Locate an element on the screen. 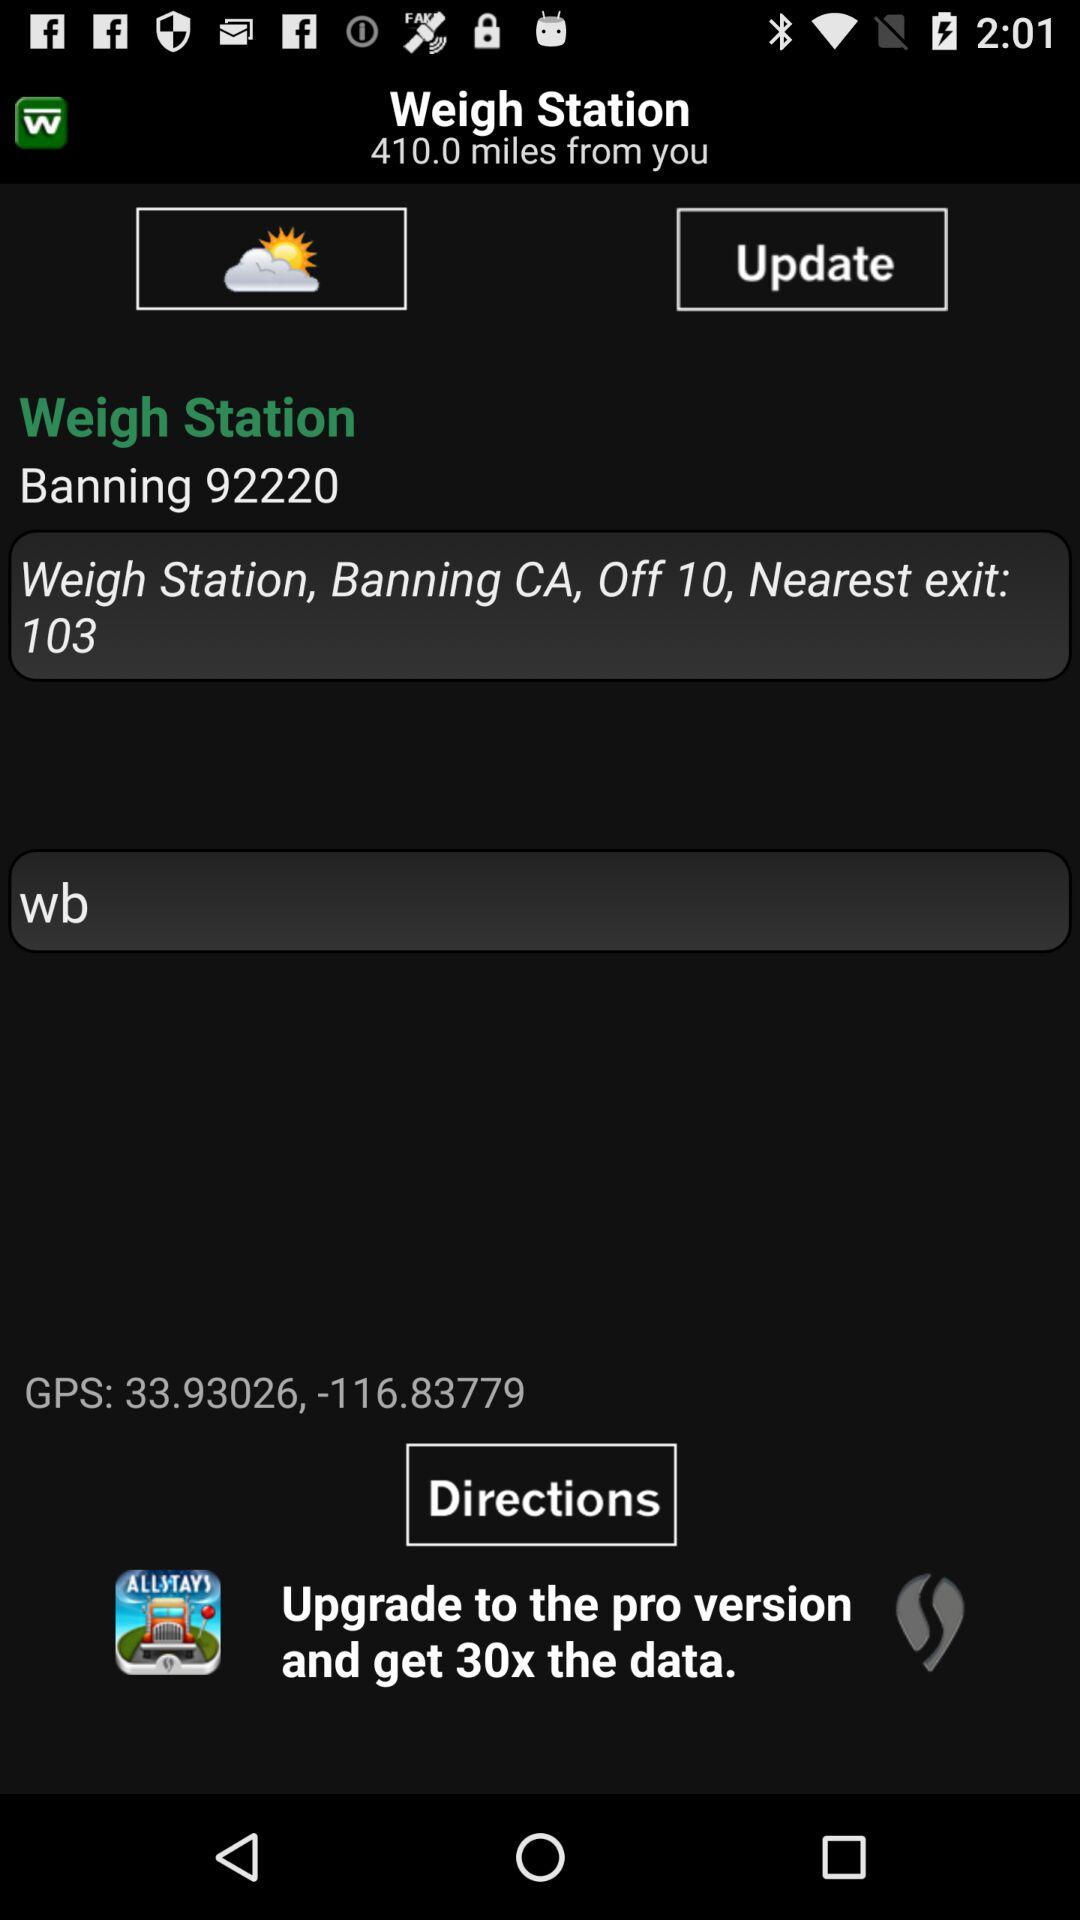  item at the bottom right corner is located at coordinates (929, 1622).